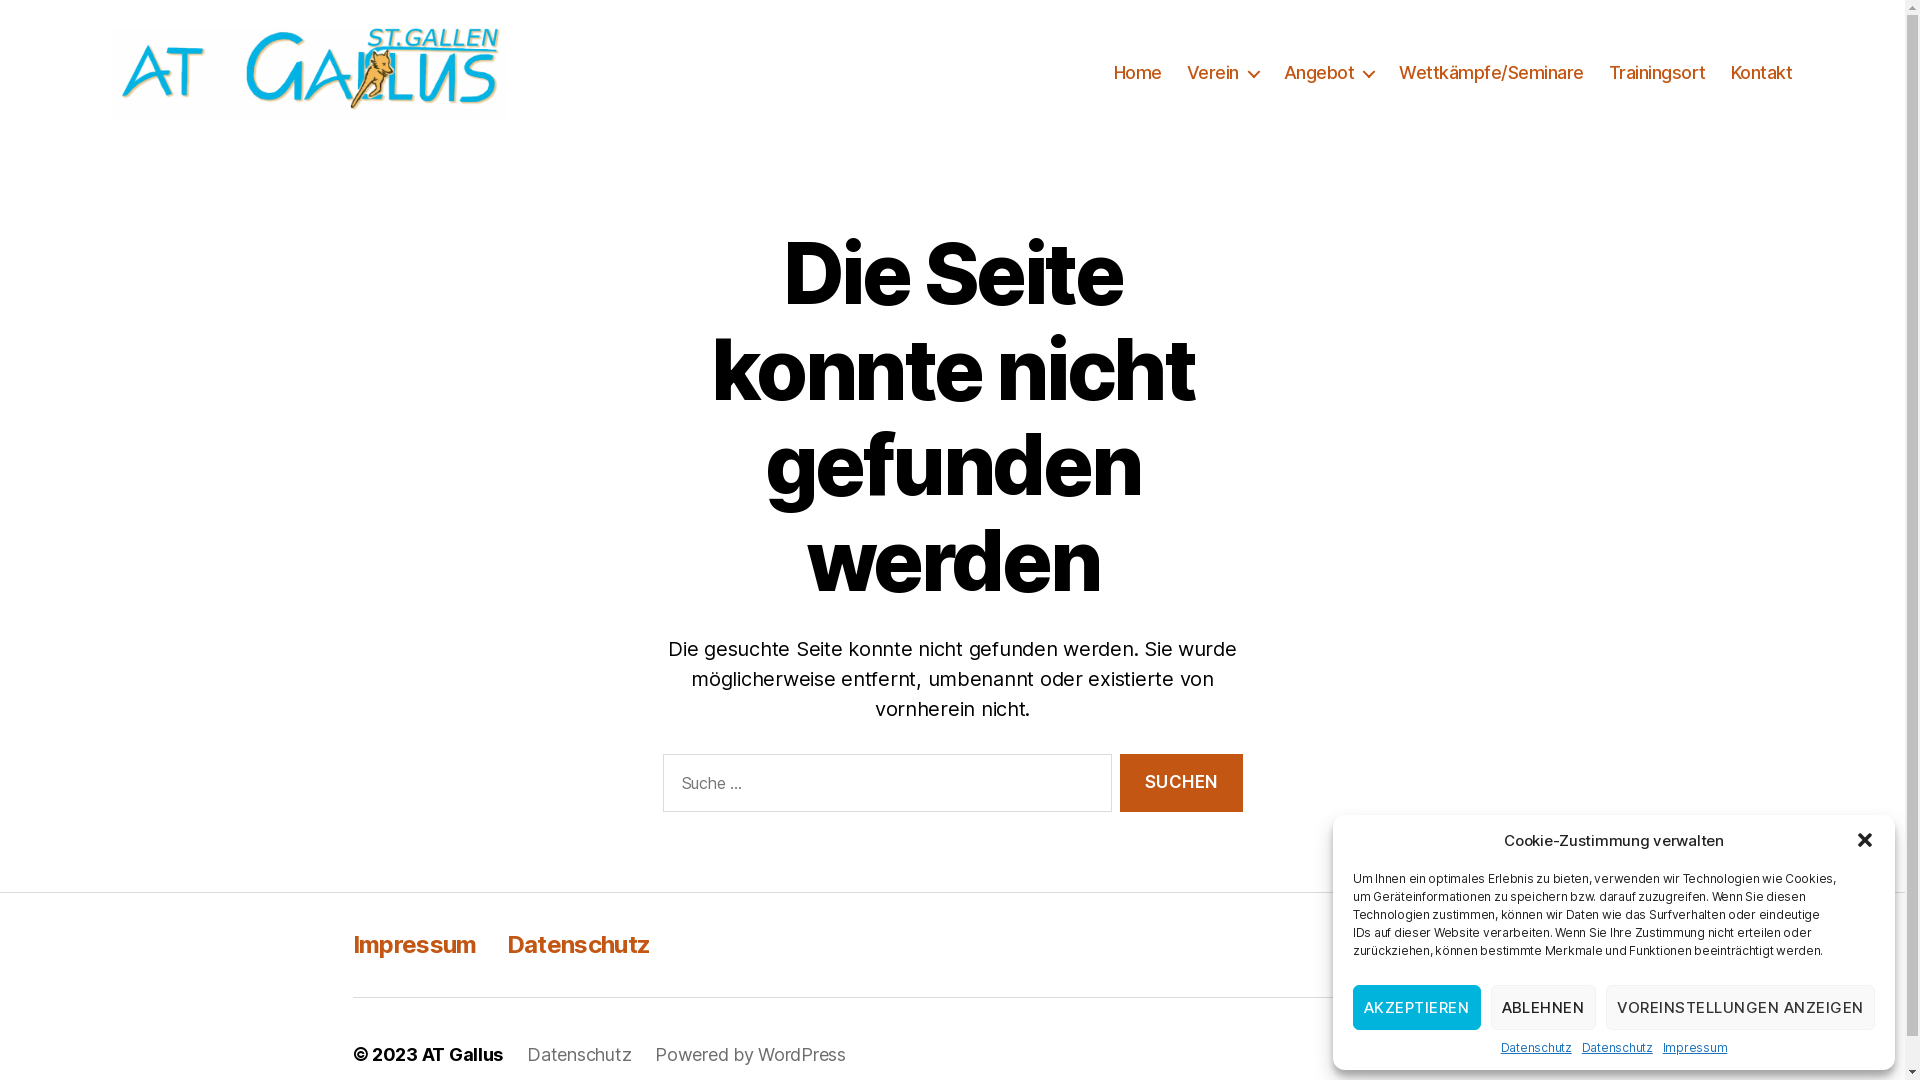  What do you see at coordinates (1541, 1007) in the screenshot?
I see `'ABLEHNEN'` at bounding box center [1541, 1007].